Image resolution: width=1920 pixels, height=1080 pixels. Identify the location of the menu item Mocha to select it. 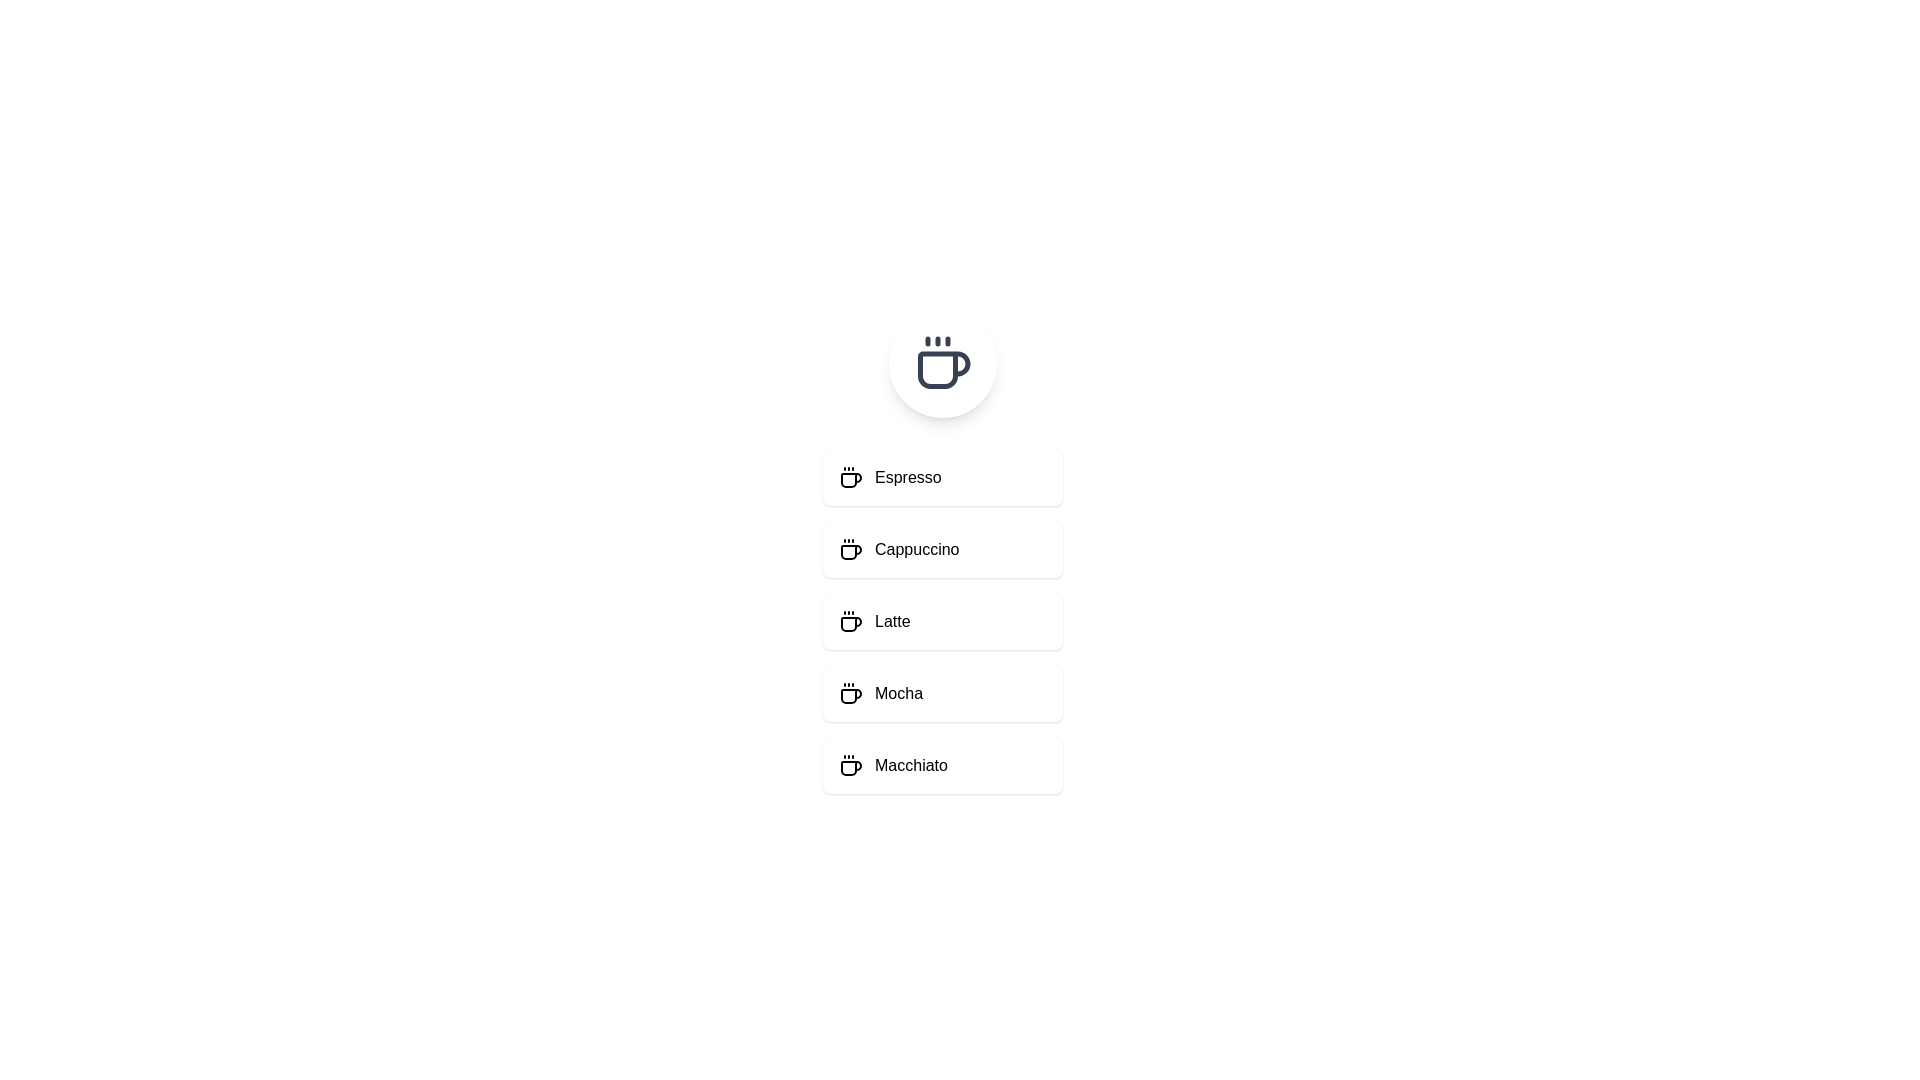
(941, 693).